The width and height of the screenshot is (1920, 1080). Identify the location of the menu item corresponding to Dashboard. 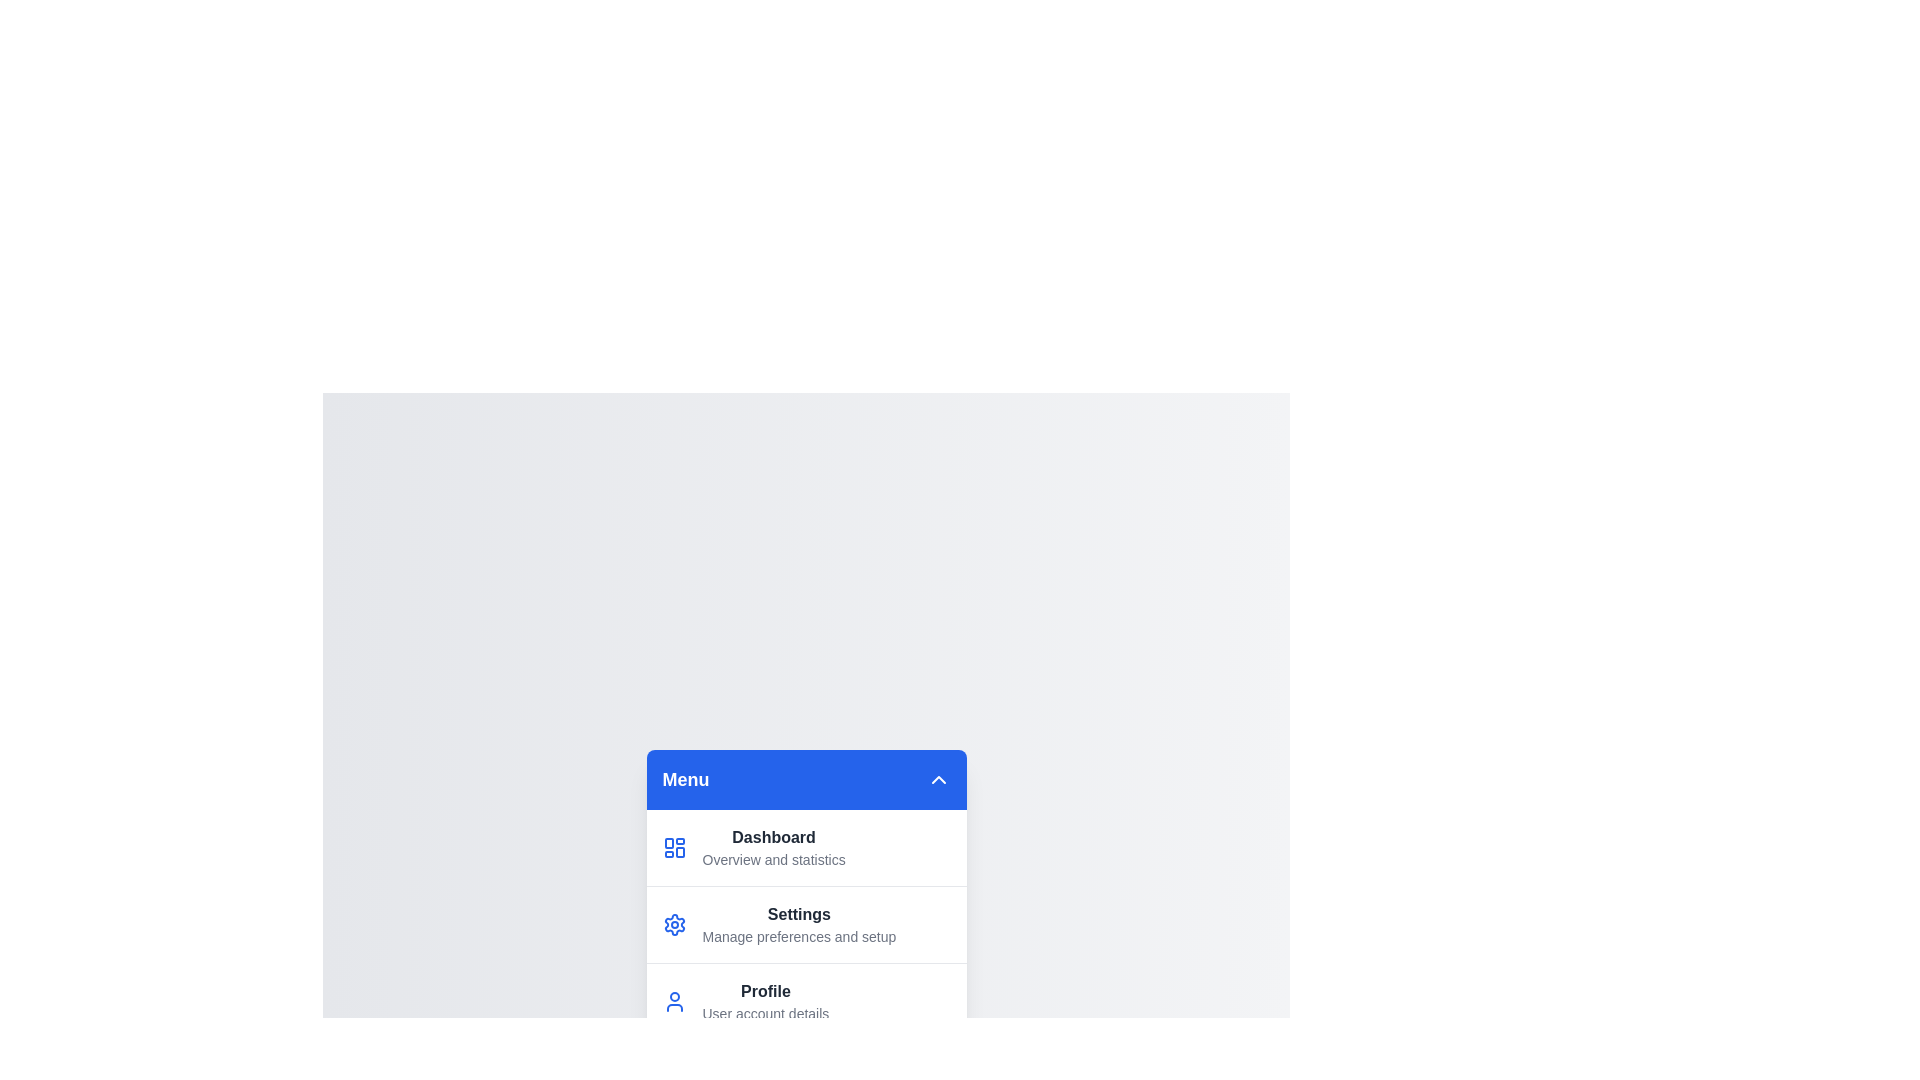
(806, 847).